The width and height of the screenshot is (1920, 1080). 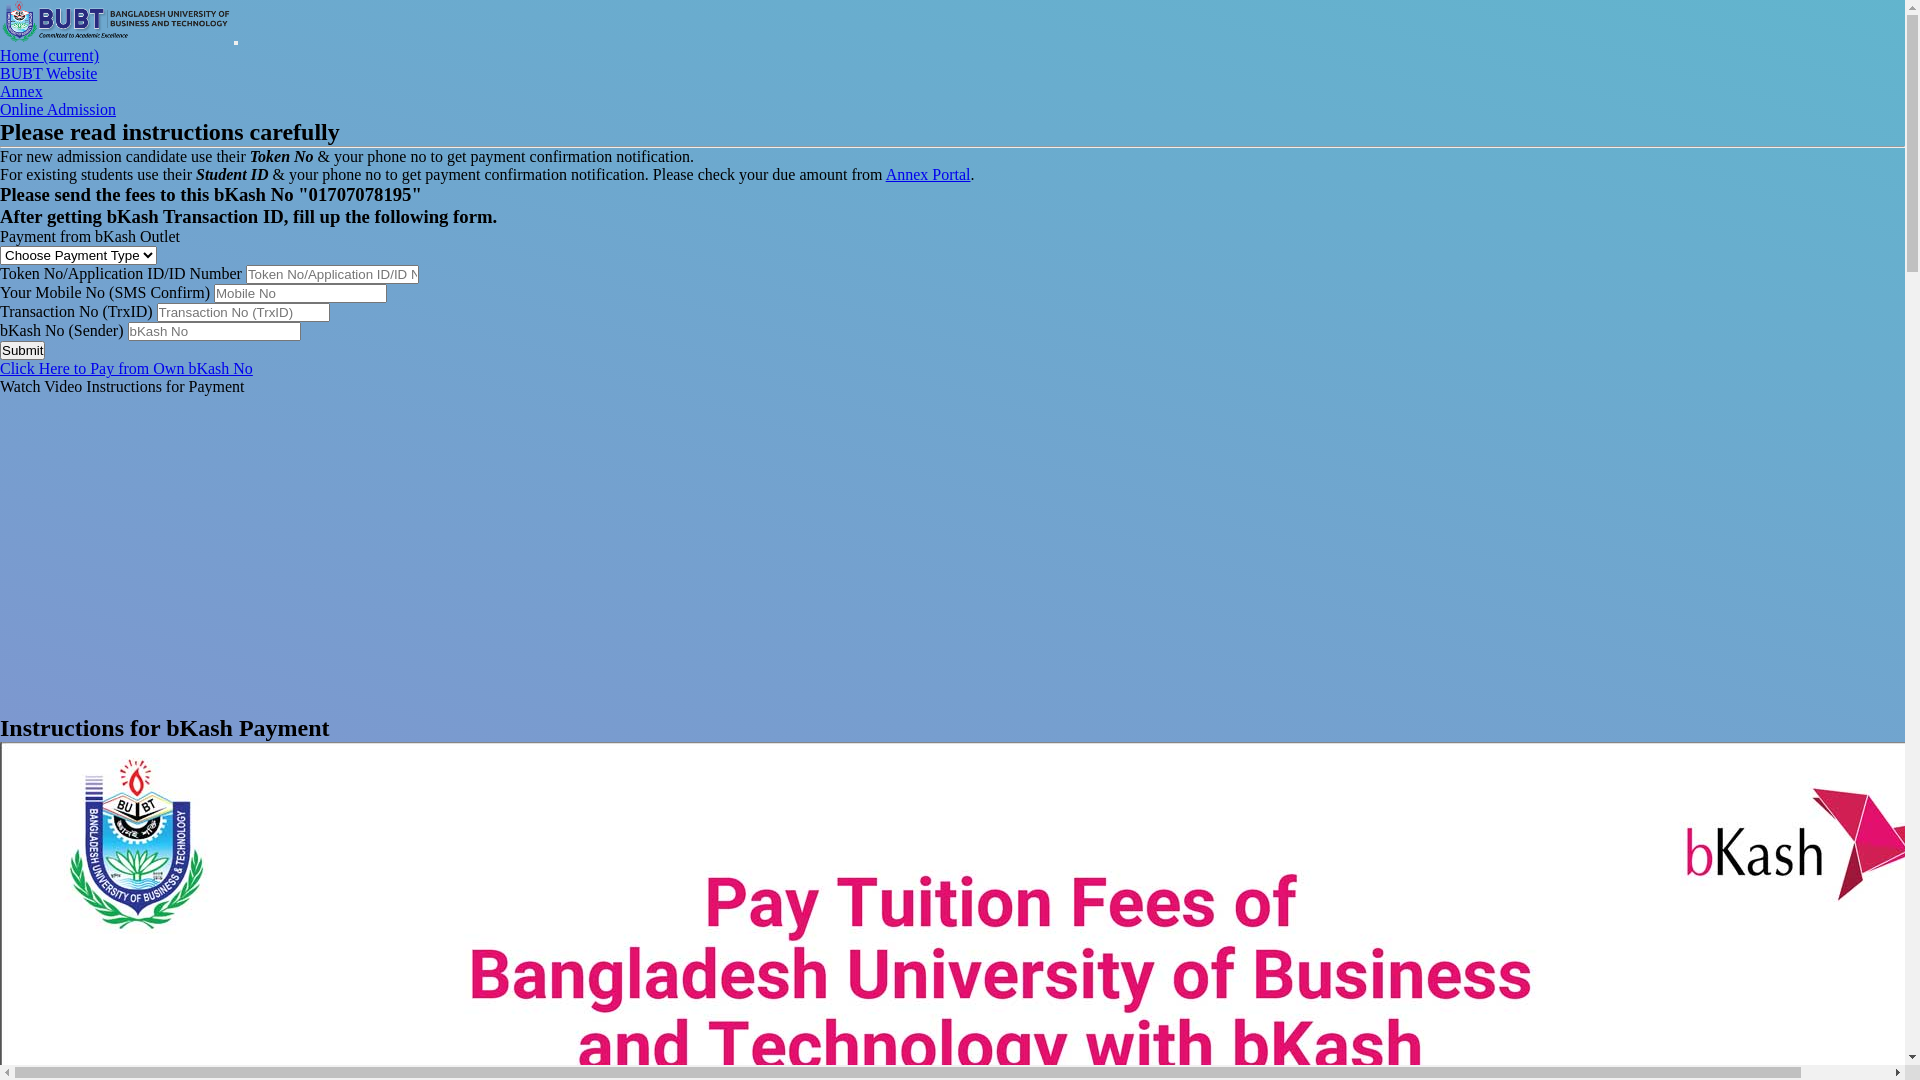 What do you see at coordinates (49, 54) in the screenshot?
I see `'Home (current)'` at bounding box center [49, 54].